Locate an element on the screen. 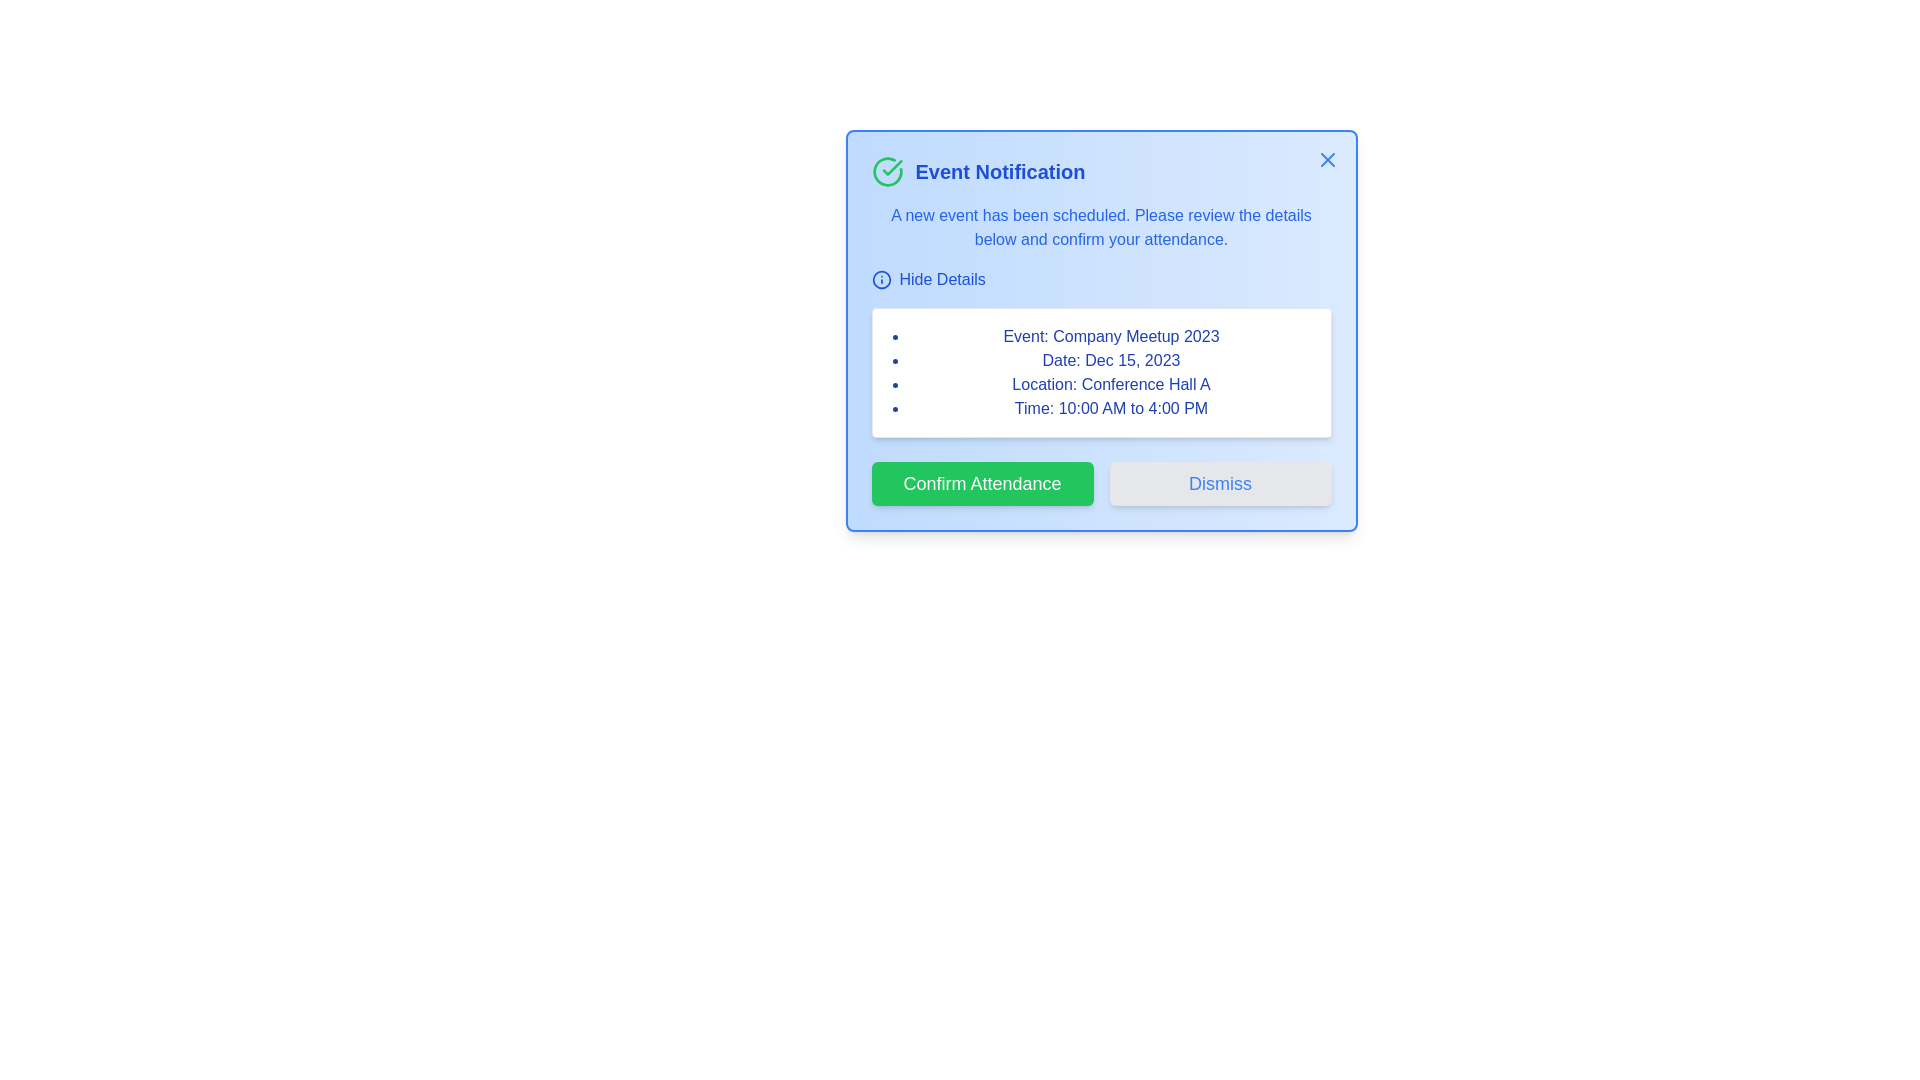 The width and height of the screenshot is (1920, 1080). the 'Dismiss' button to dismiss the notification is located at coordinates (1219, 483).